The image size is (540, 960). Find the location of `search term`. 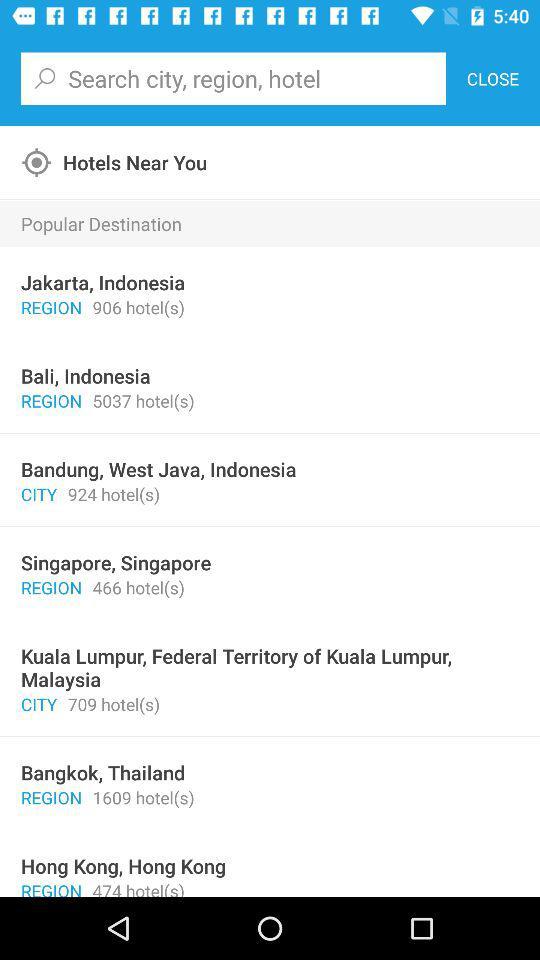

search term is located at coordinates (232, 78).